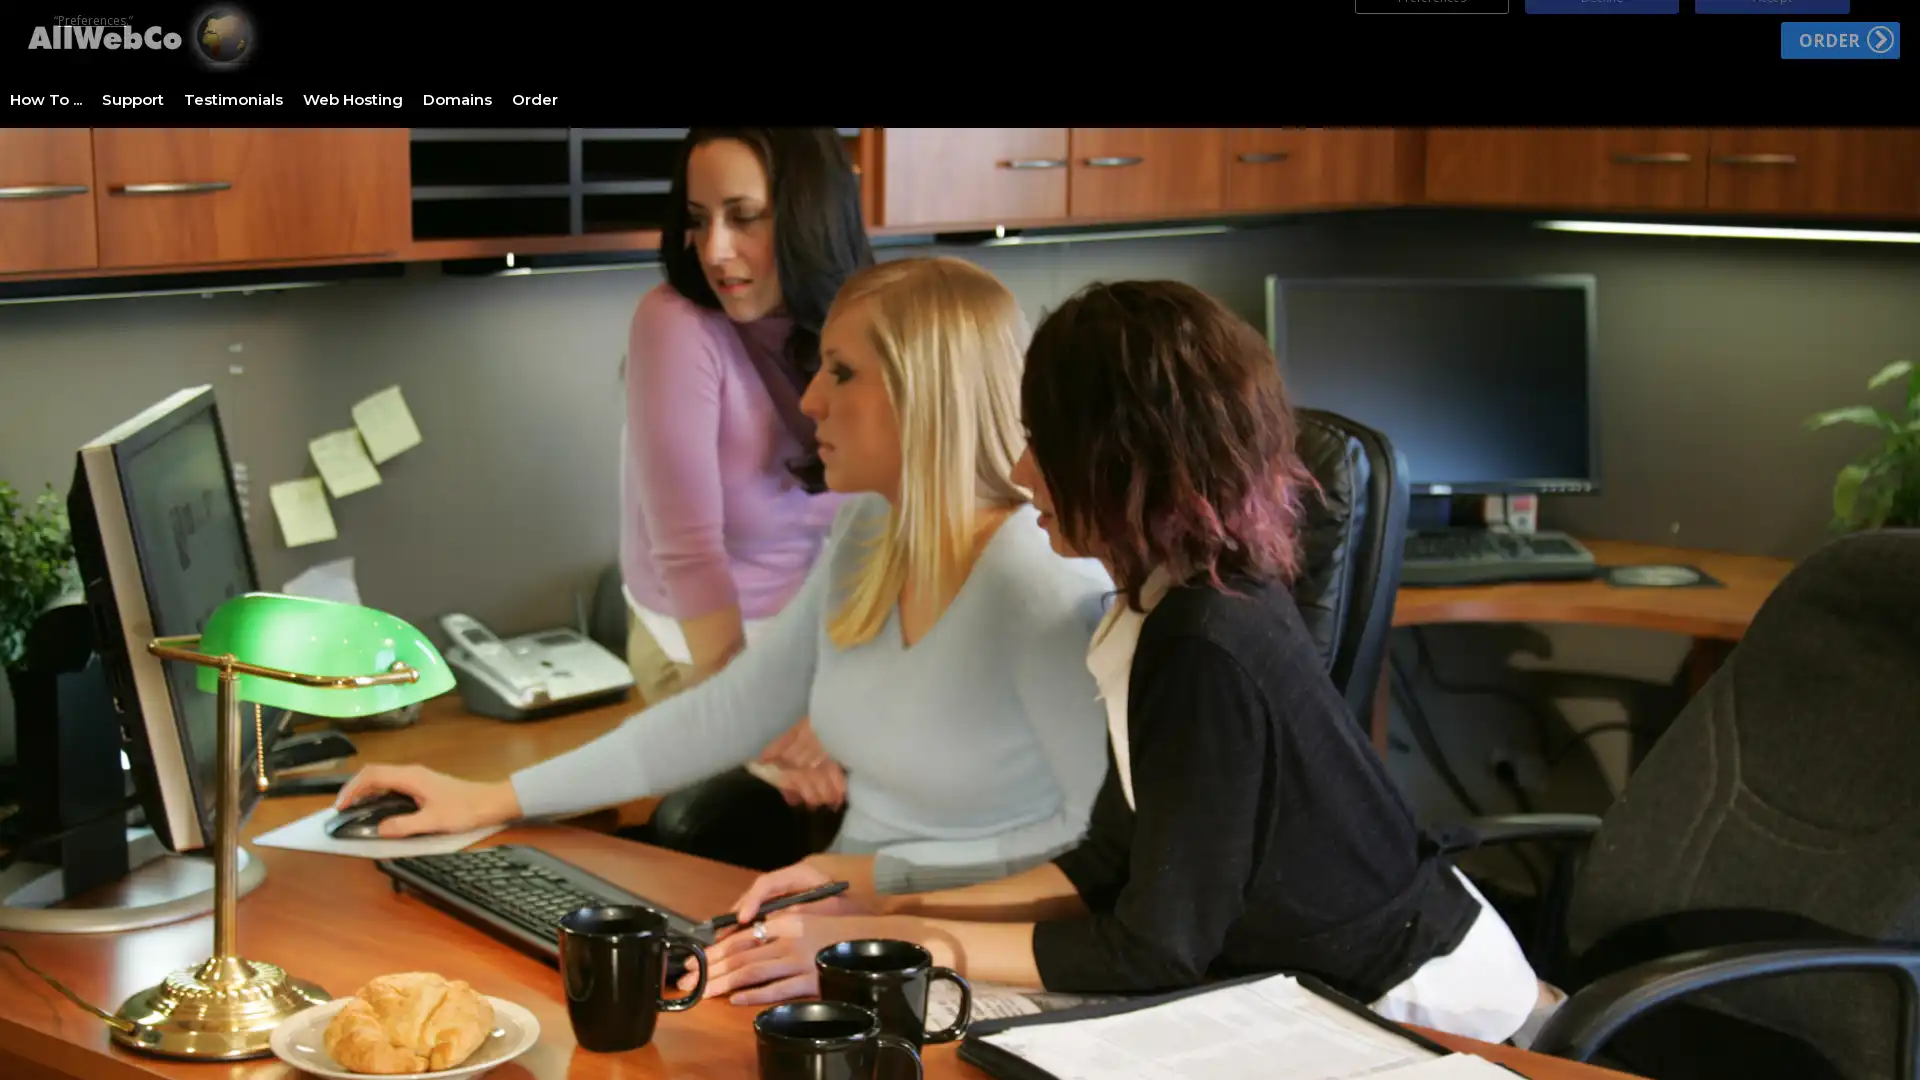  What do you see at coordinates (1430, 68) in the screenshot?
I see `Preferences` at bounding box center [1430, 68].